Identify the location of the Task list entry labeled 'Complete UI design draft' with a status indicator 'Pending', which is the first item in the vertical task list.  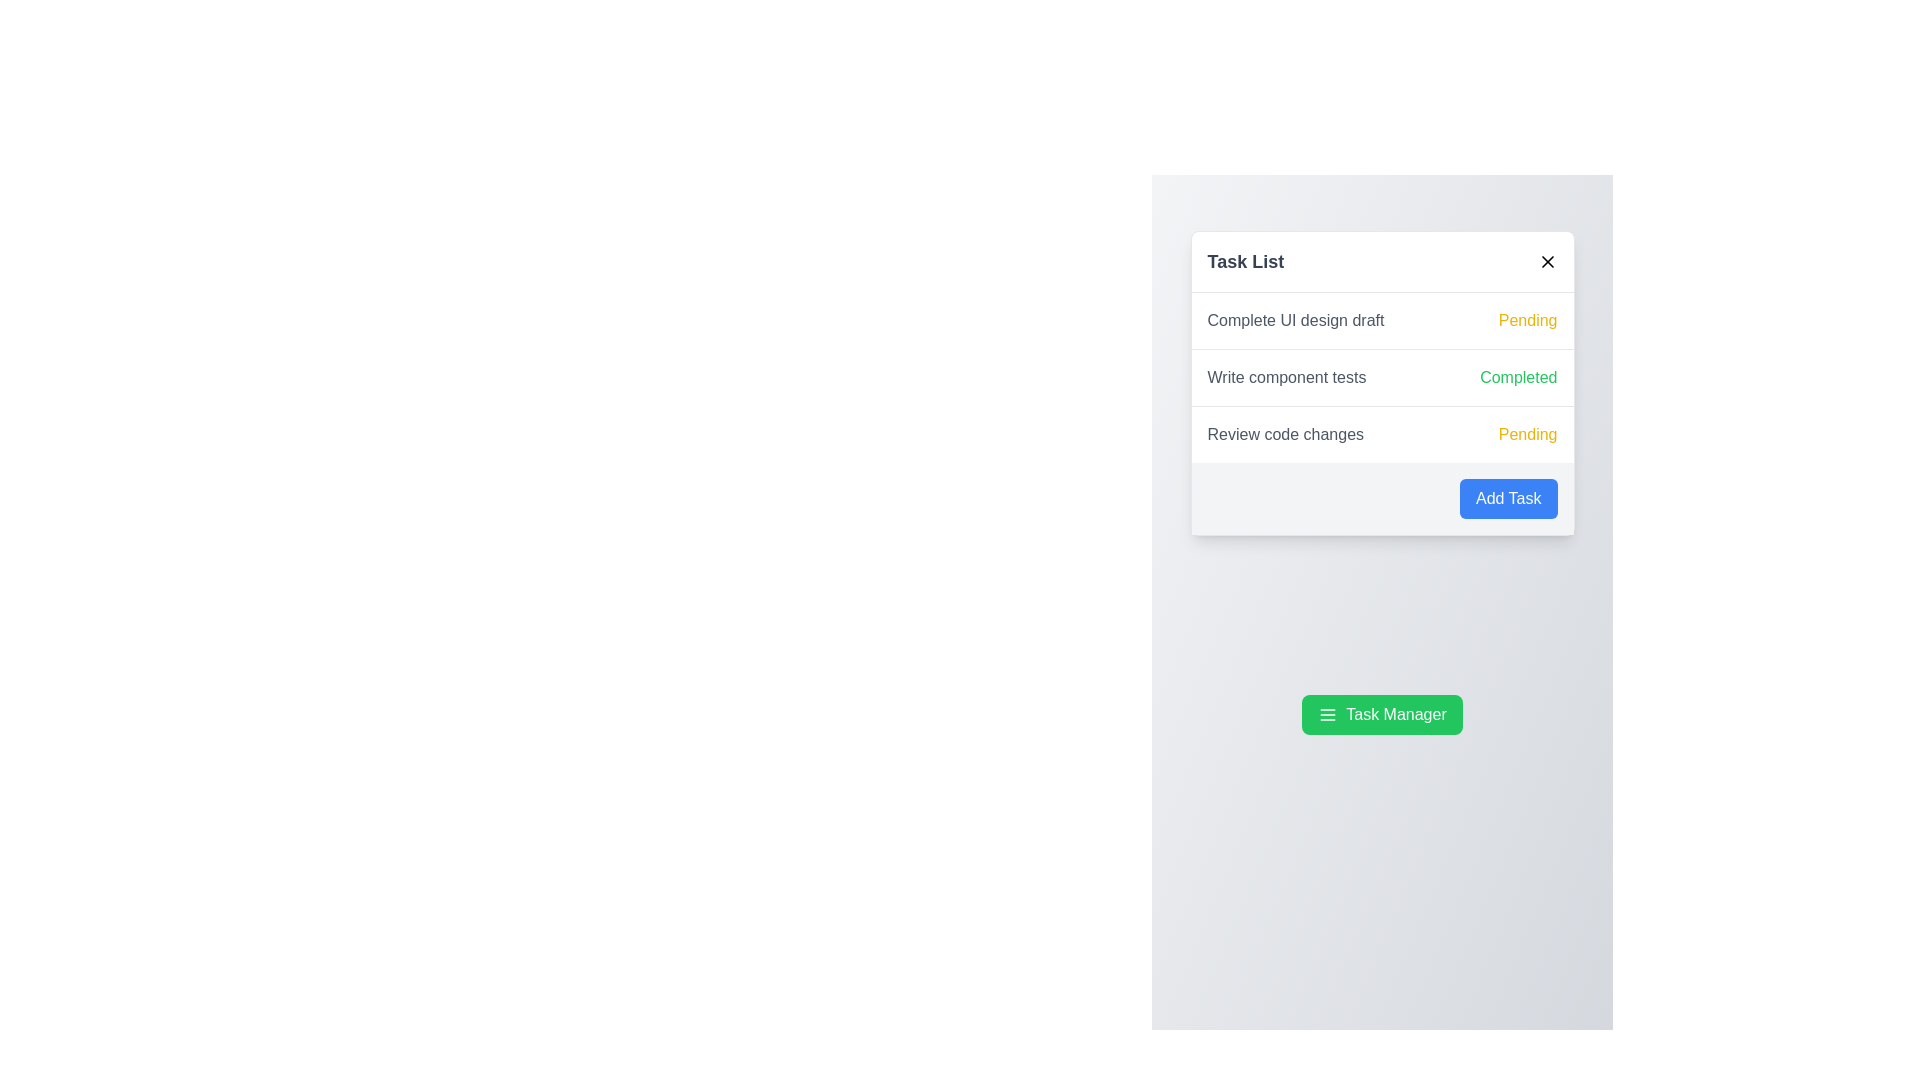
(1381, 319).